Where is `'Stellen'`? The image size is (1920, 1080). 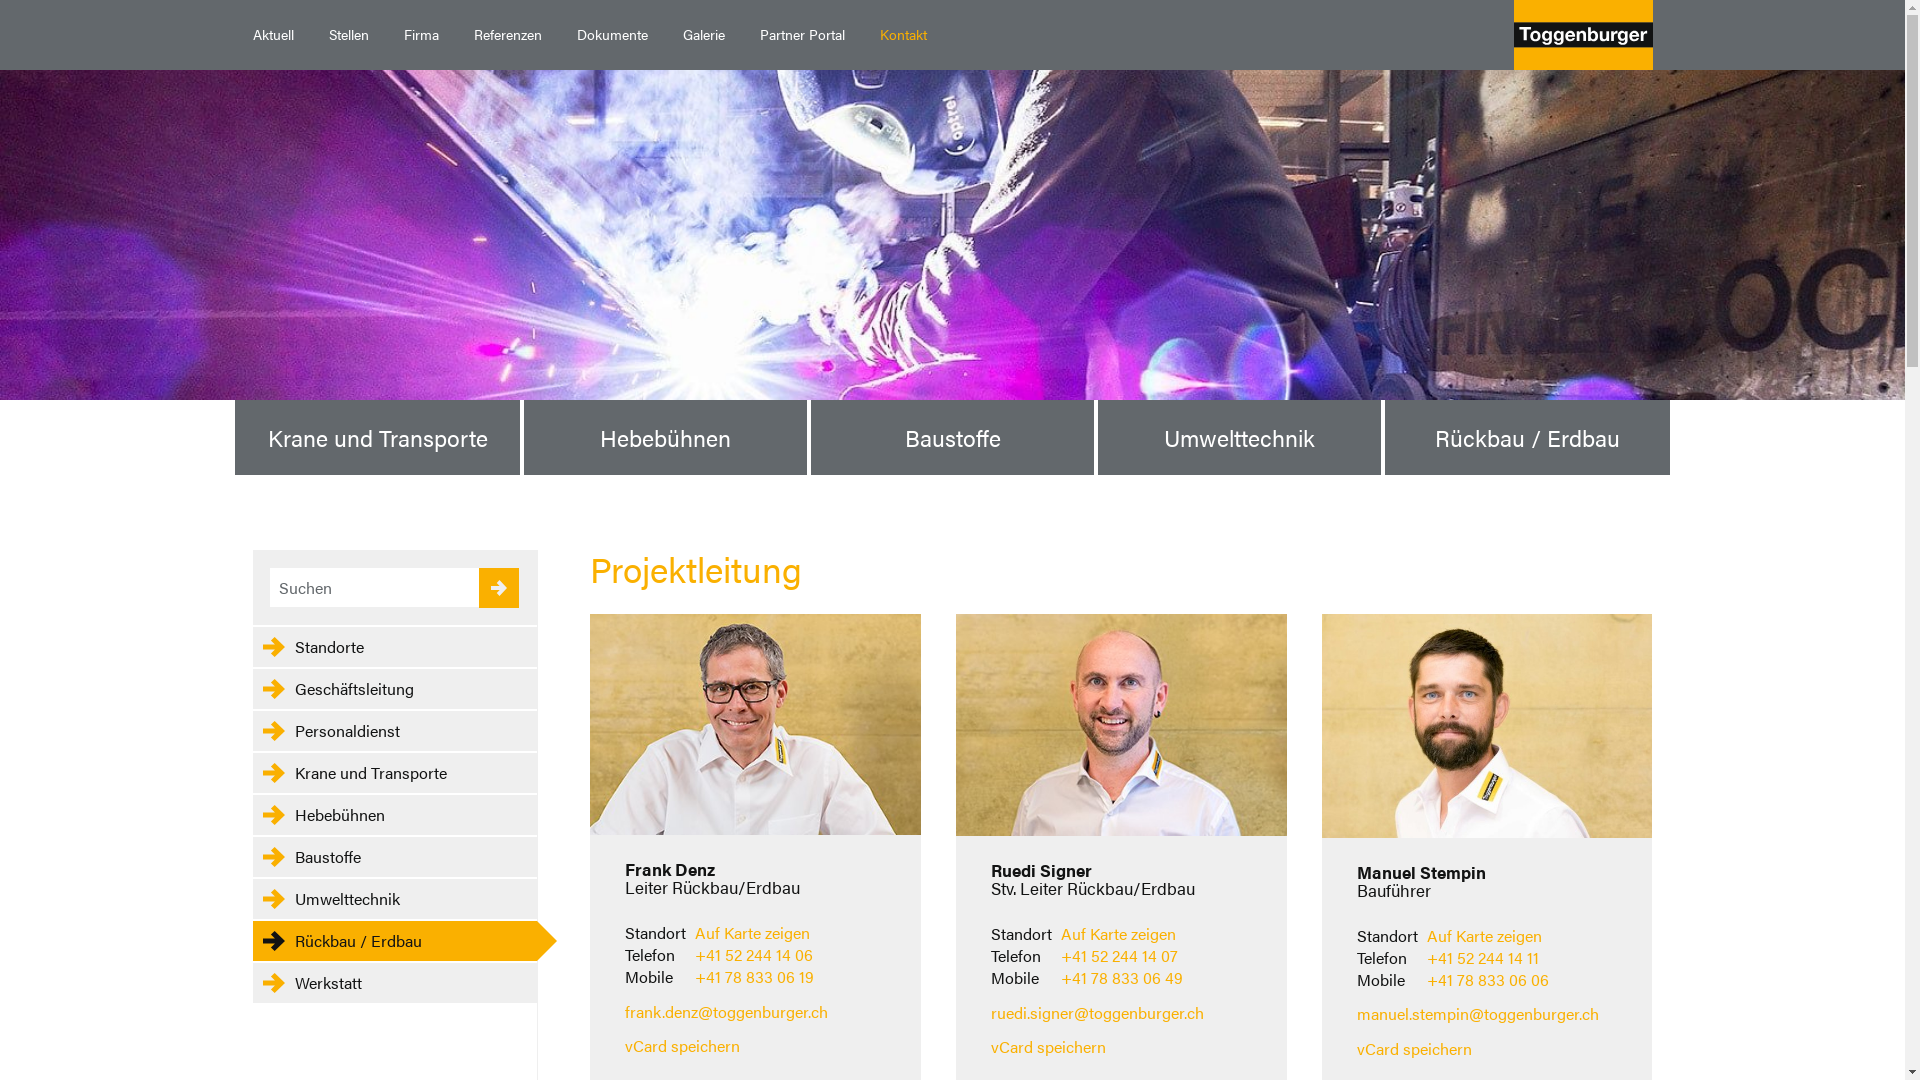 'Stellen' is located at coordinates (348, 34).